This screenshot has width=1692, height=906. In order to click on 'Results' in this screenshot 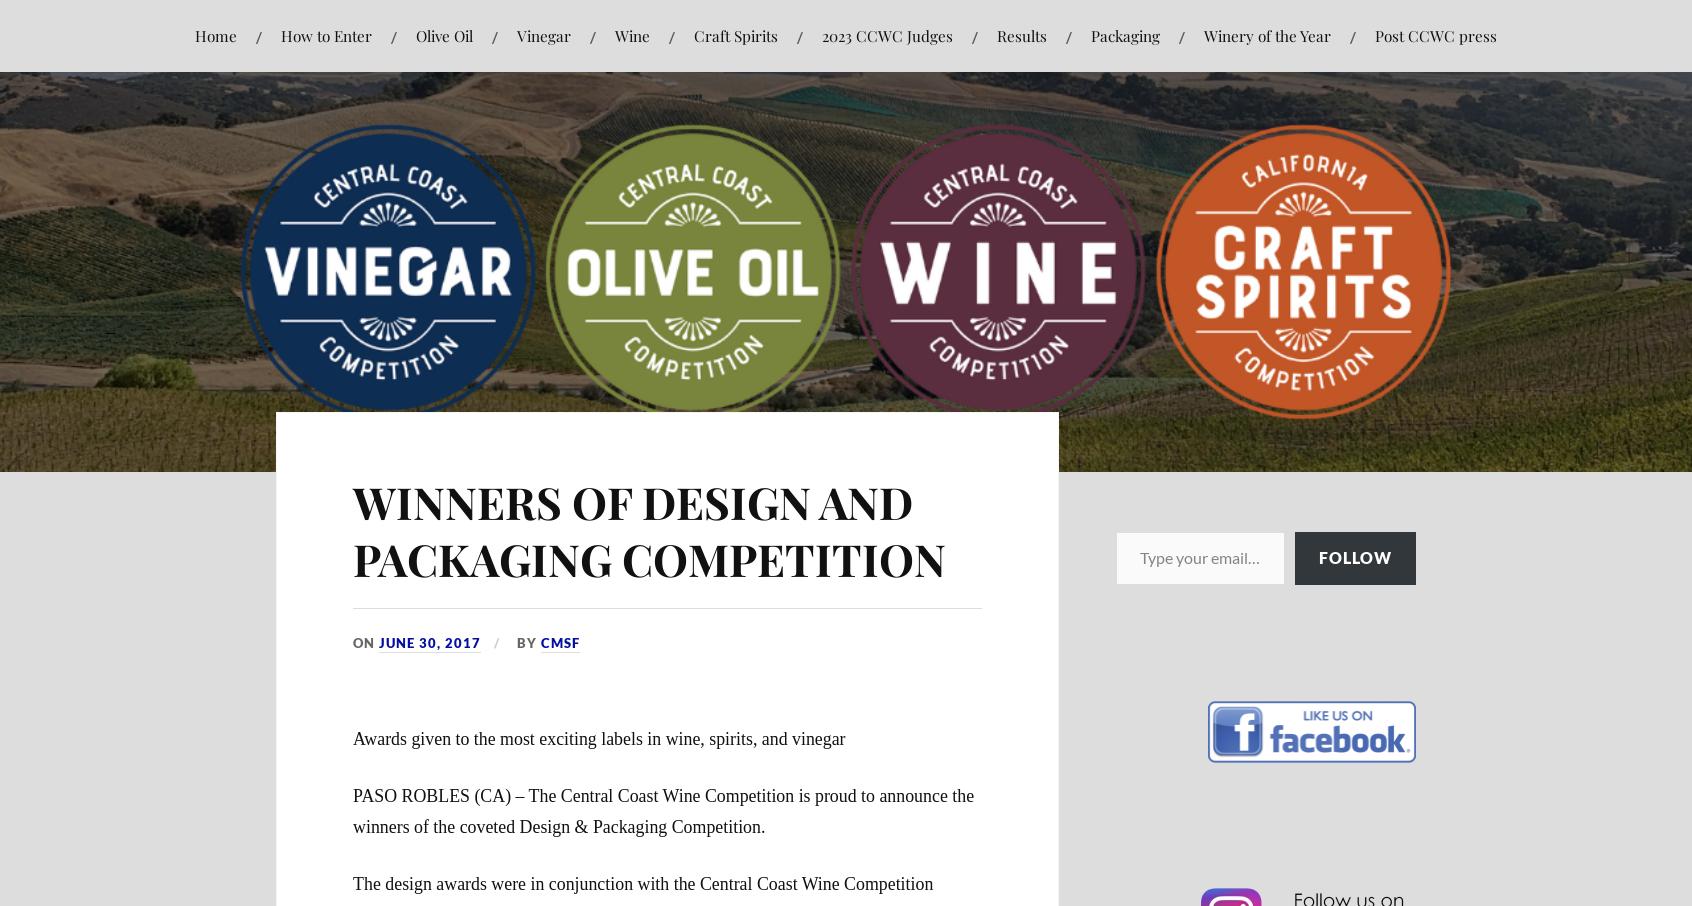, I will do `click(1020, 34)`.